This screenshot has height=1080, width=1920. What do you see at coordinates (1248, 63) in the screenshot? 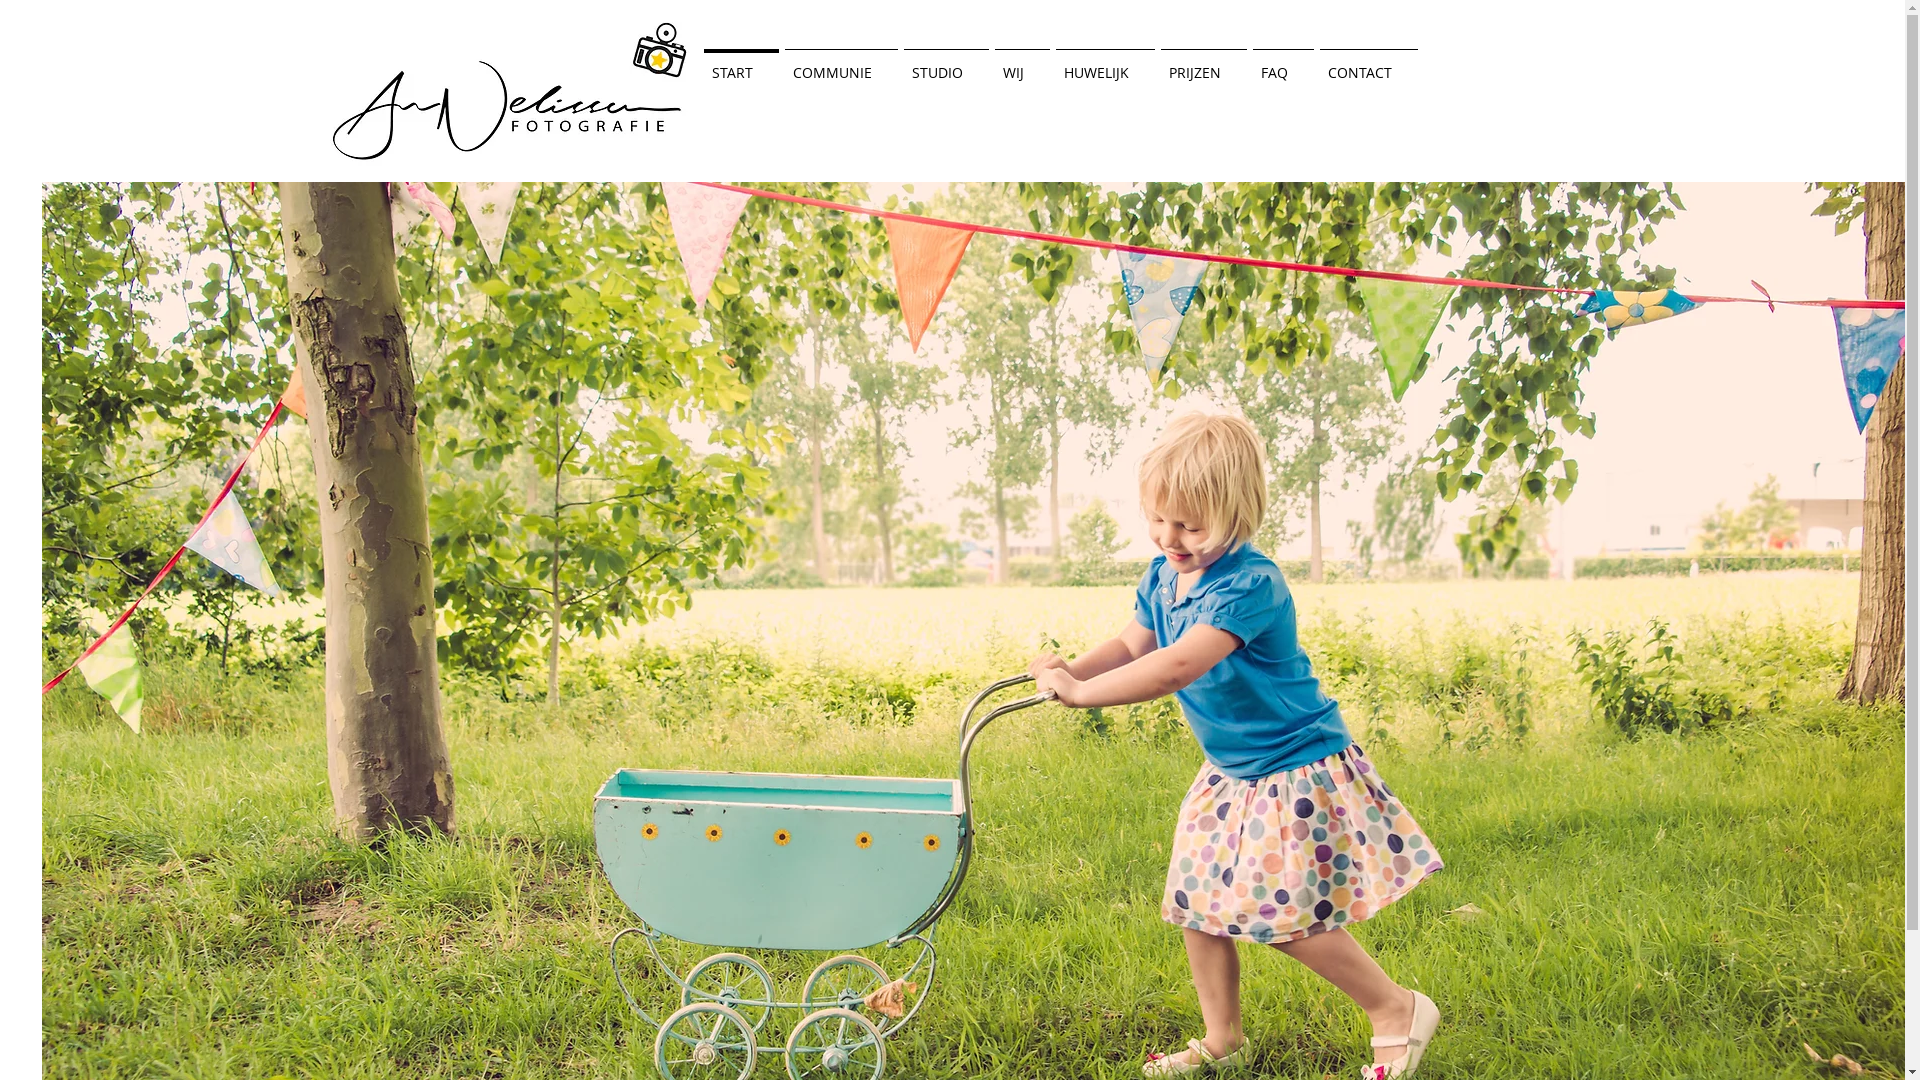
I see `'FAQ'` at bounding box center [1248, 63].